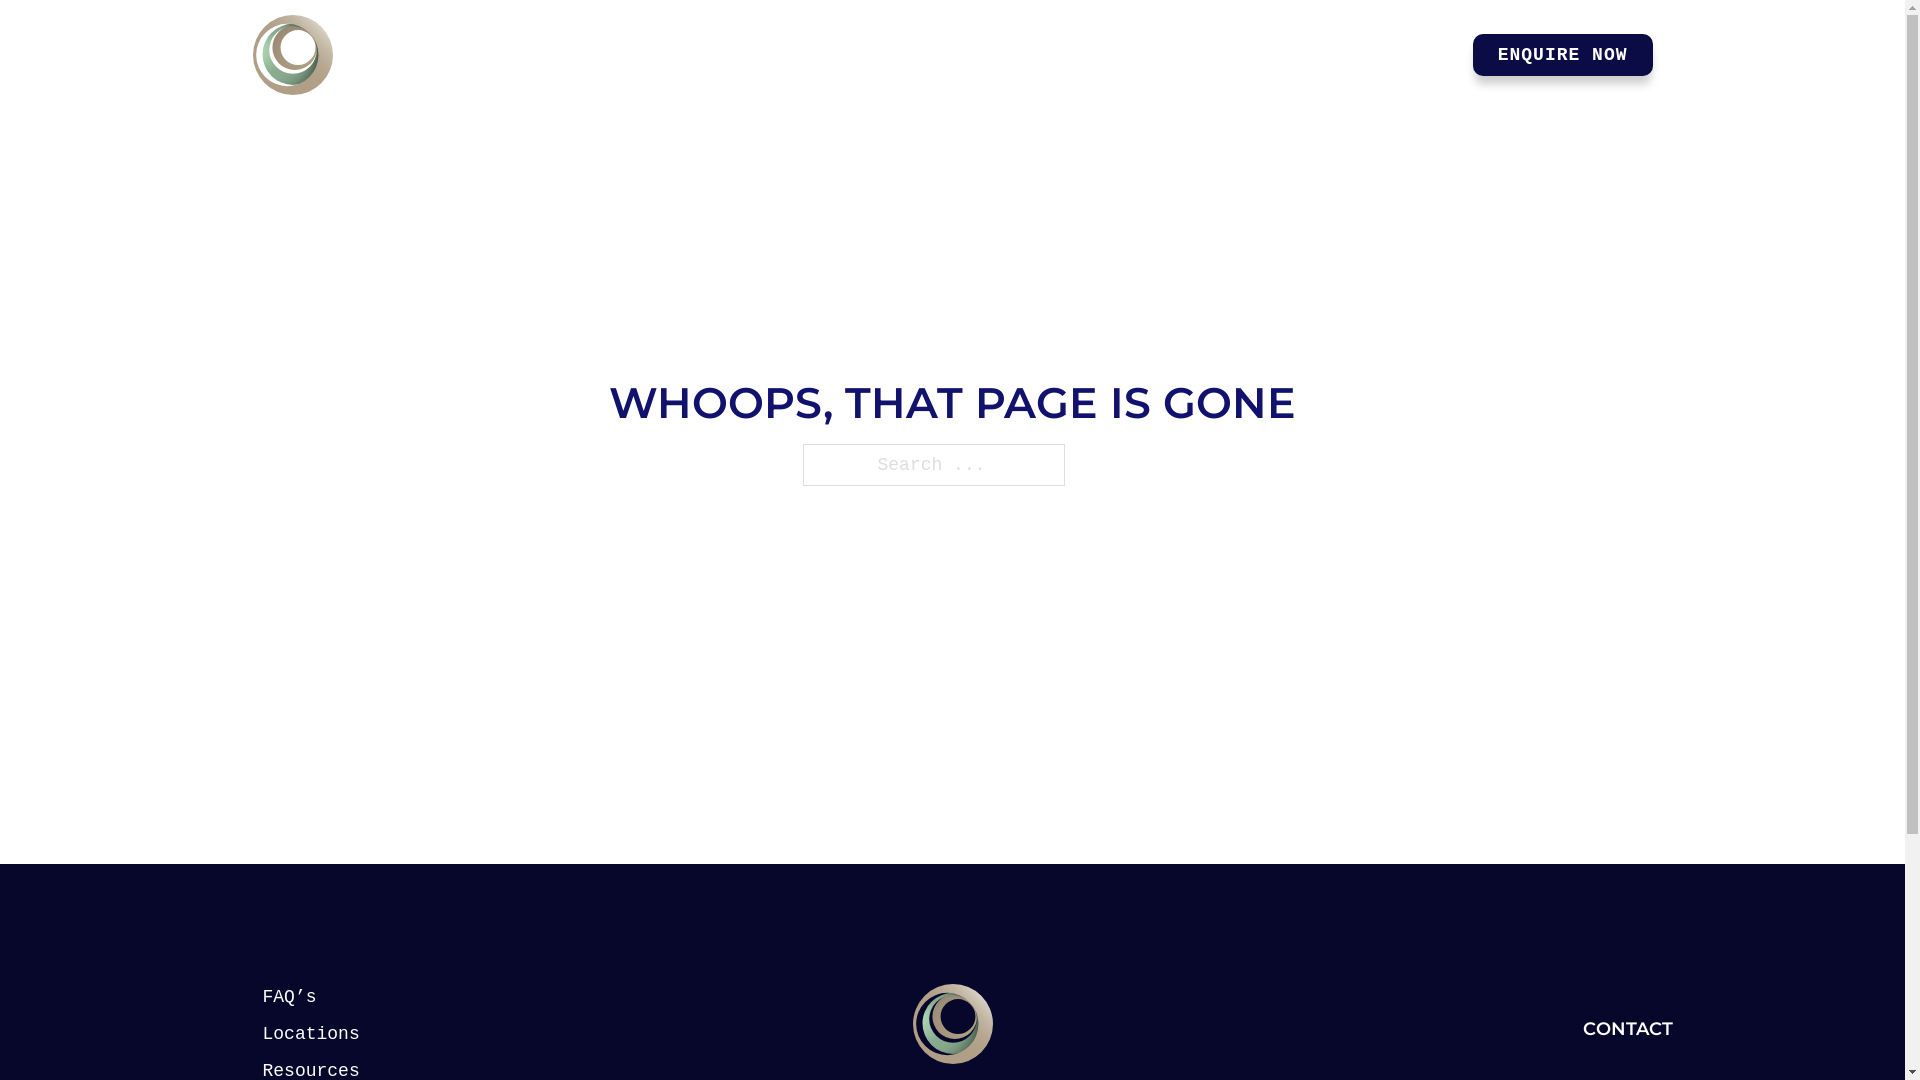 The image size is (1920, 1080). What do you see at coordinates (1130, 54) in the screenshot?
I see `'PRICING'` at bounding box center [1130, 54].